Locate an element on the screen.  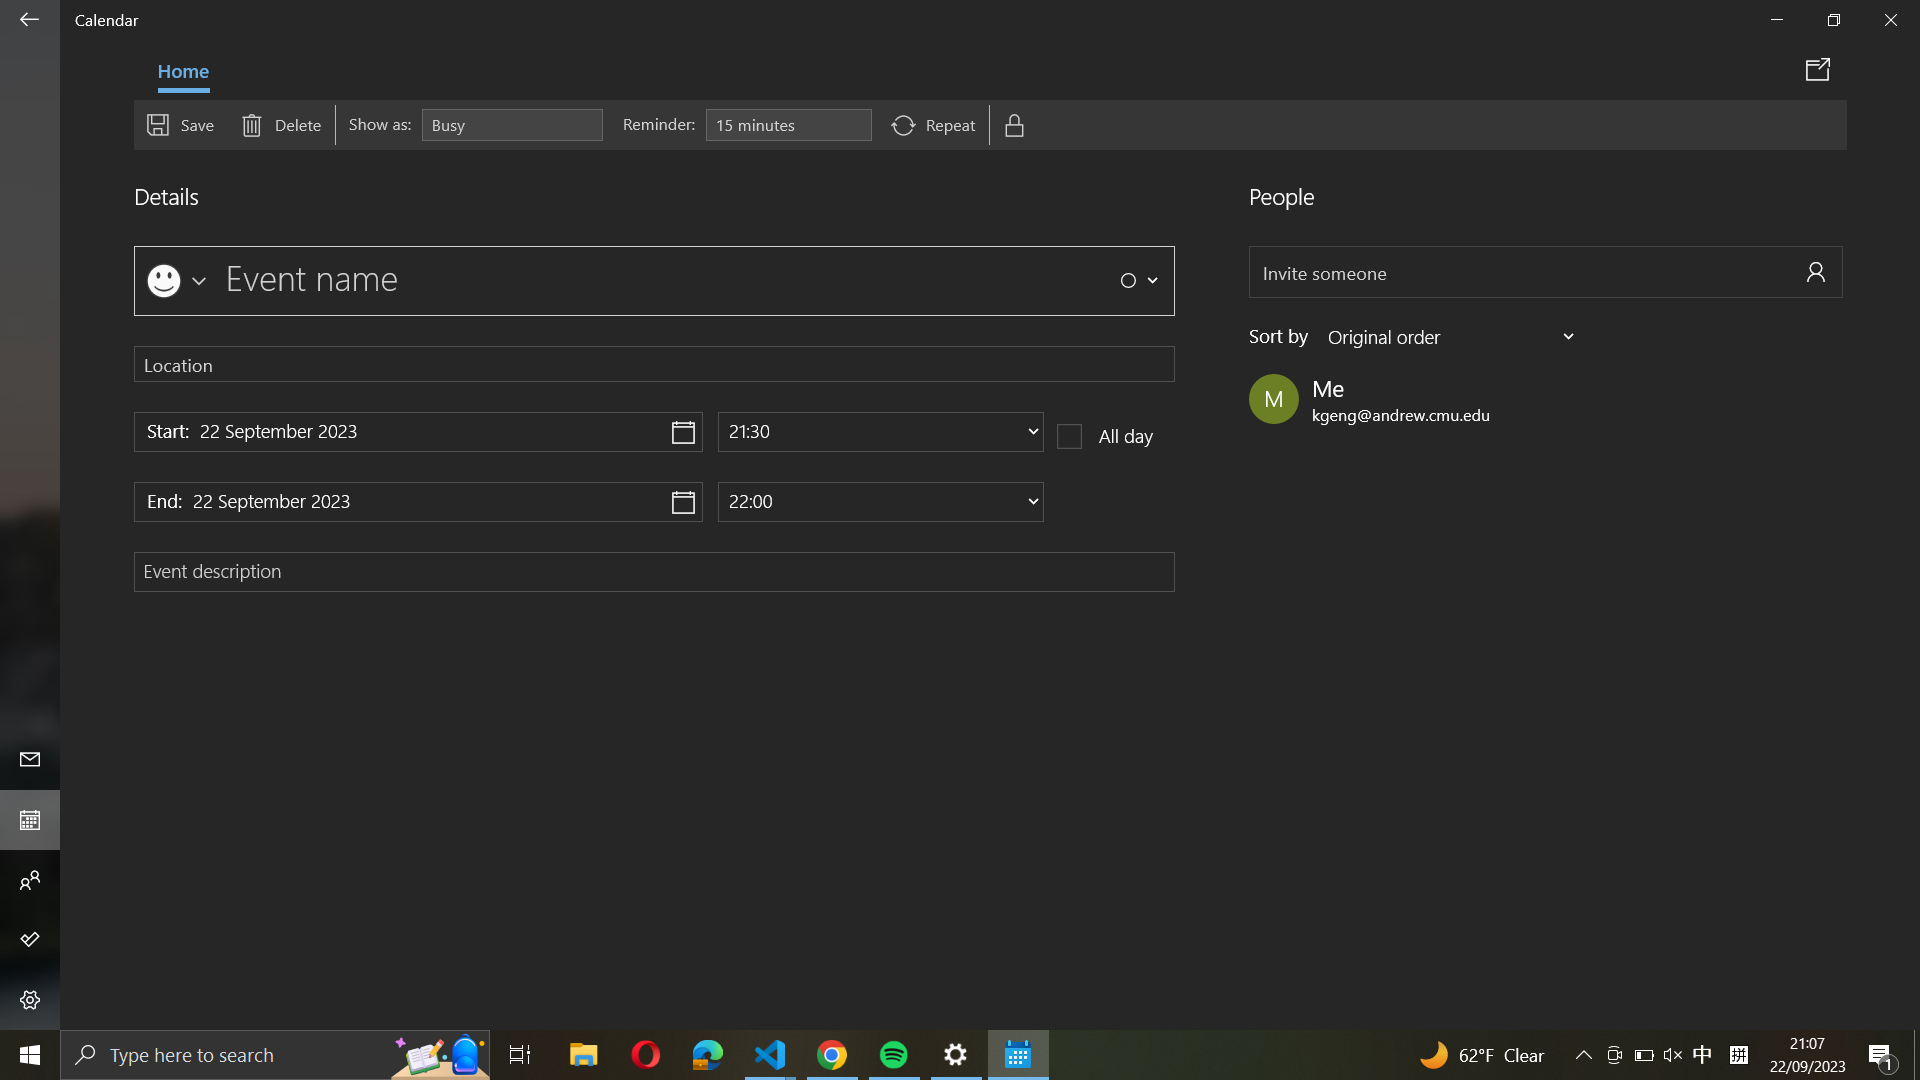
Erase the event by clicking on the delete button is located at coordinates (280, 123).